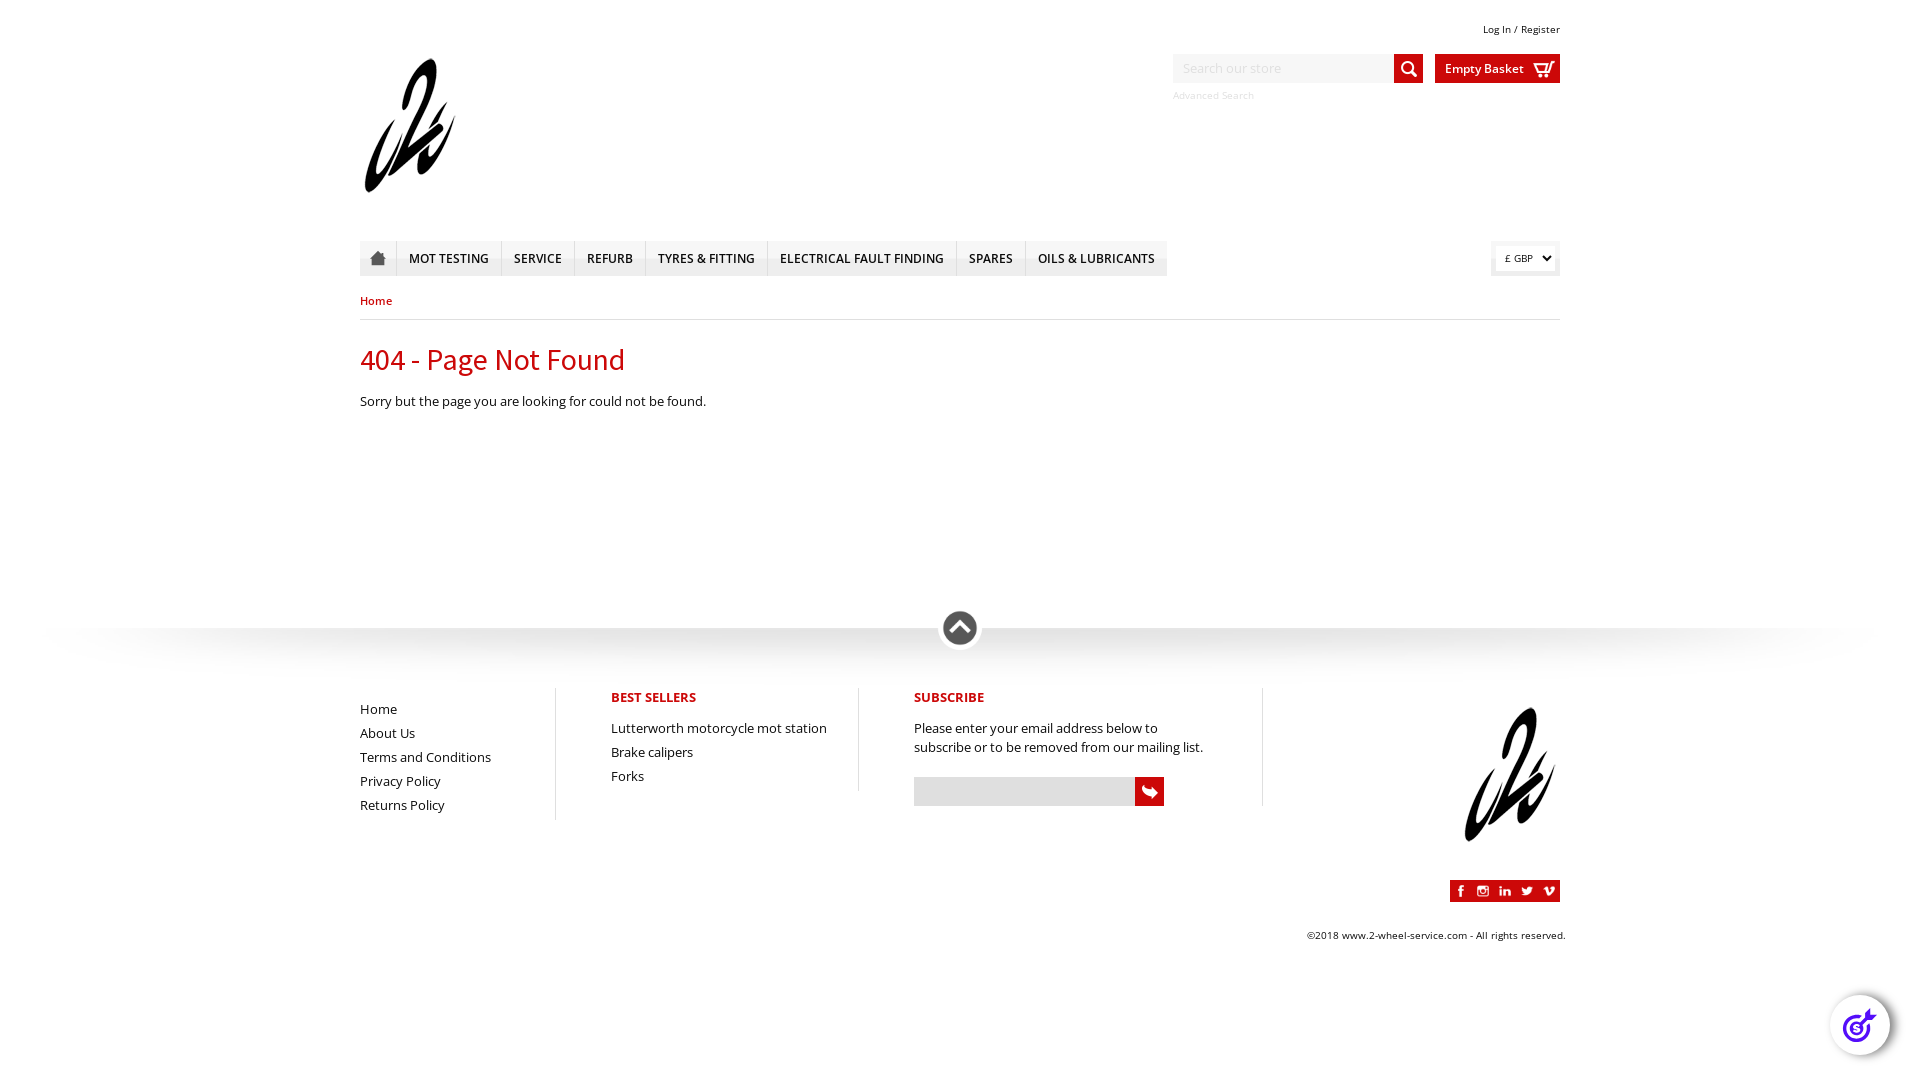 Image resolution: width=1920 pixels, height=1080 pixels. I want to click on 'About Us', so click(387, 732).